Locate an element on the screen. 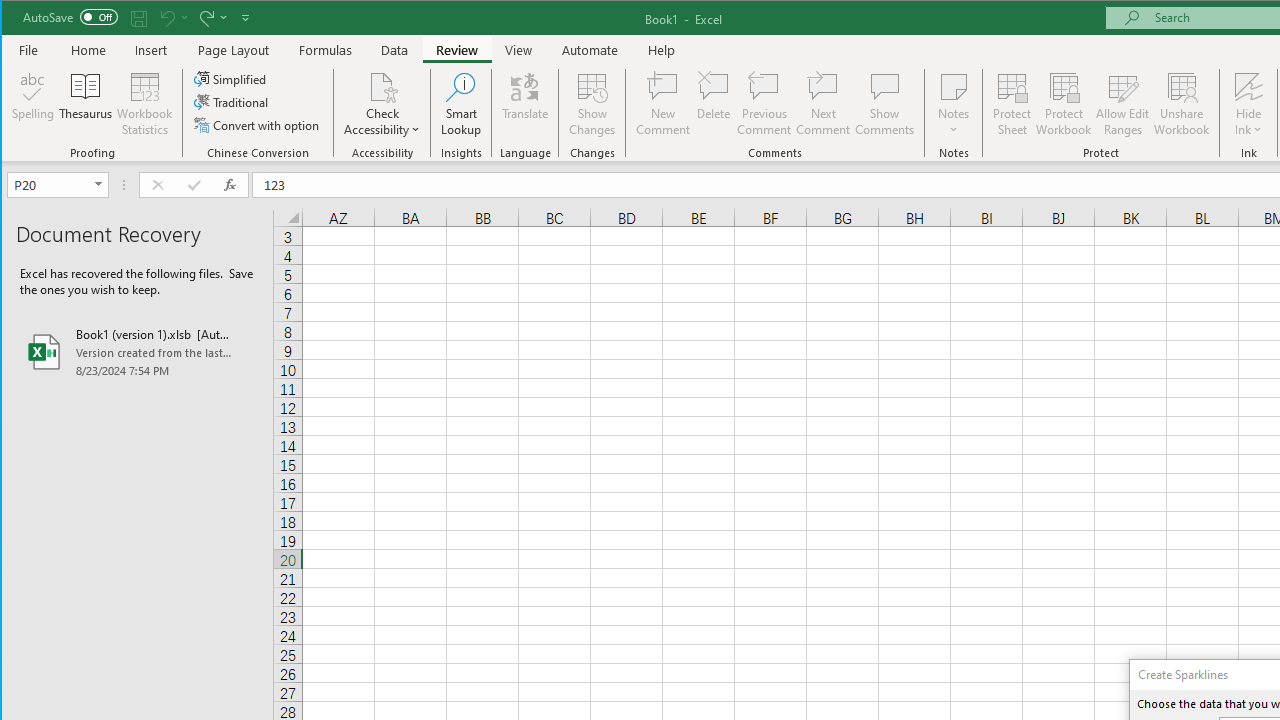 This screenshot has height=720, width=1280. 'Protect Workbook...' is located at coordinates (1063, 104).